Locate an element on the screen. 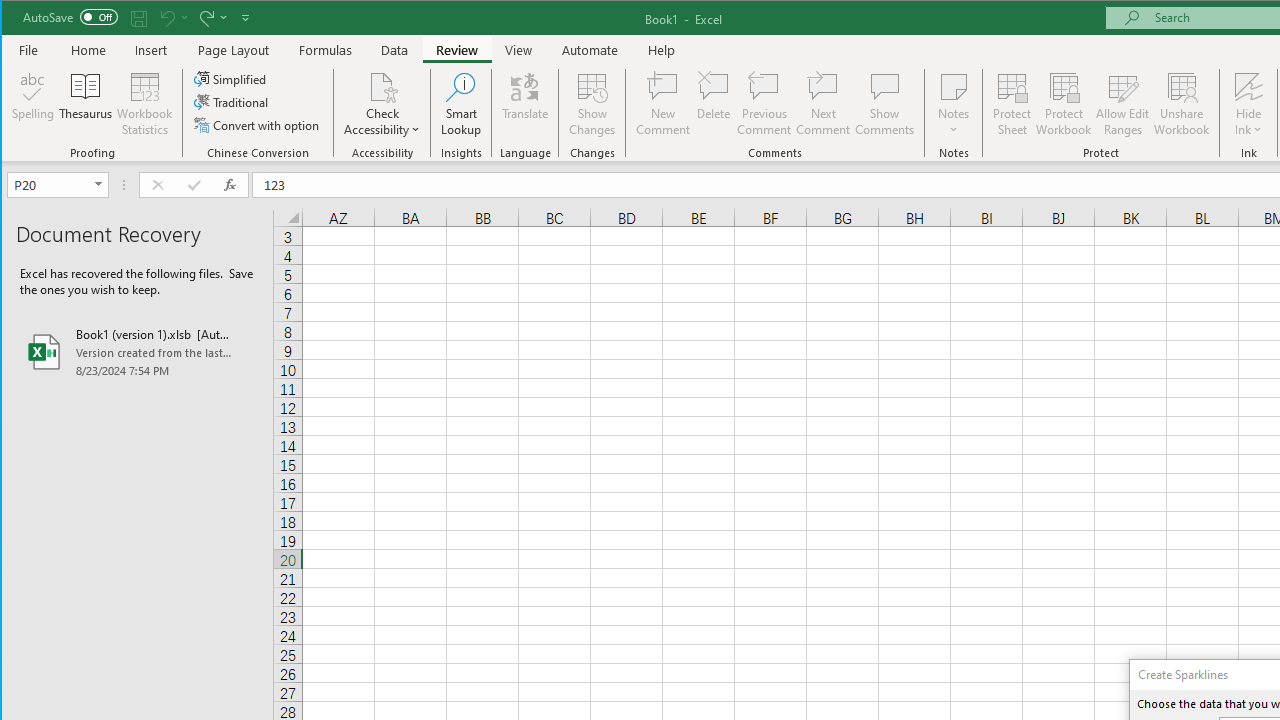 This screenshot has height=720, width=1280. 'Protect Workbook...' is located at coordinates (1063, 104).